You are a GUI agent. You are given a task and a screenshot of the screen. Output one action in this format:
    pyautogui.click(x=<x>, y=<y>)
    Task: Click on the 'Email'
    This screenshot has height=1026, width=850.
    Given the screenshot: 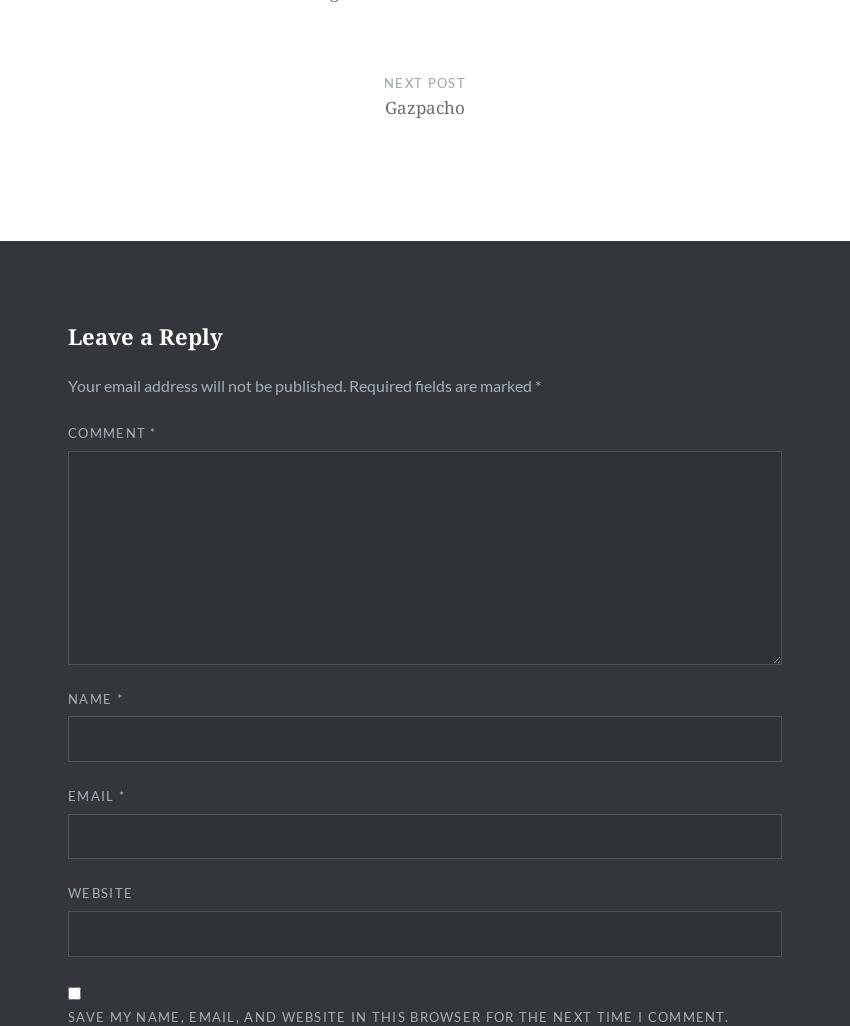 What is the action you would take?
    pyautogui.click(x=91, y=794)
    